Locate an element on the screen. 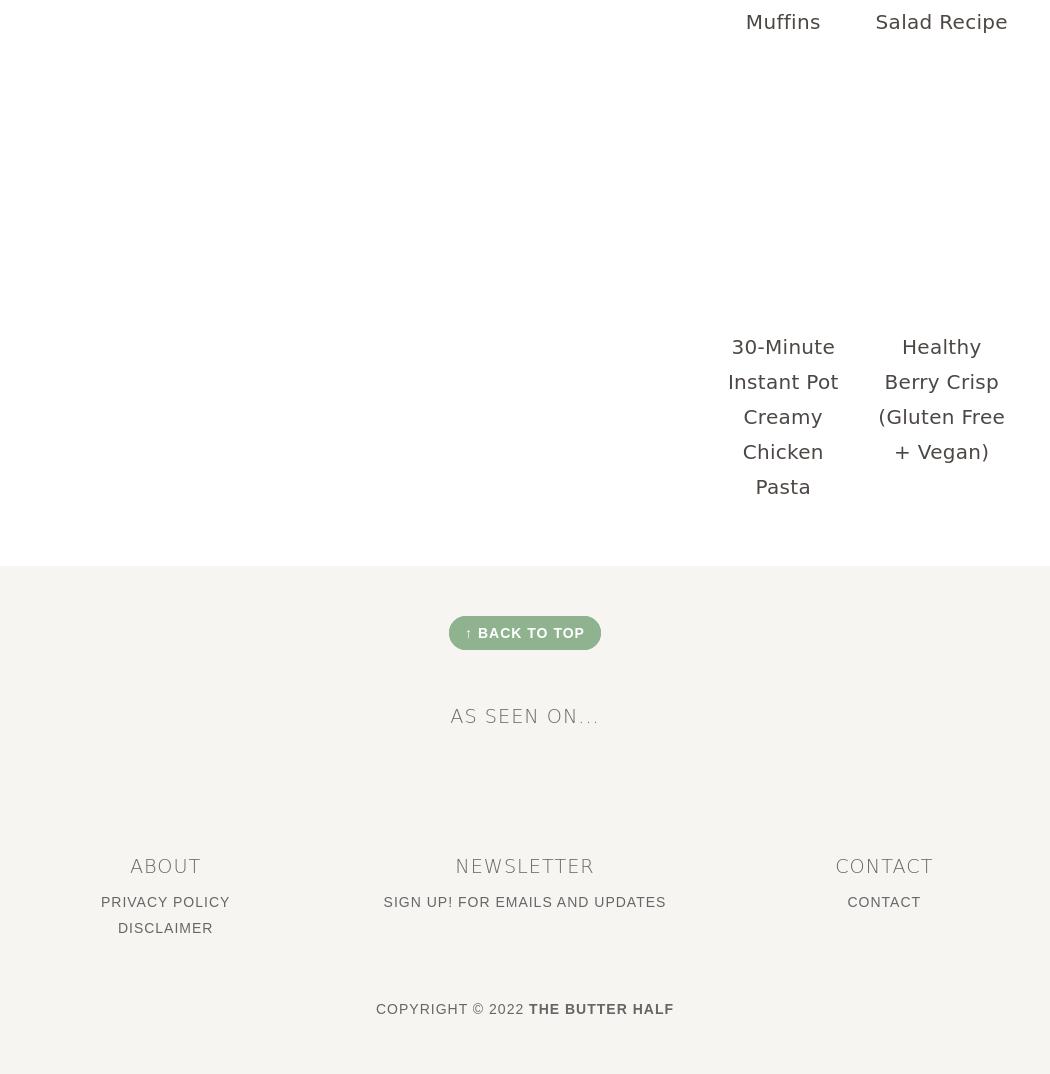  'About' is located at coordinates (164, 864).